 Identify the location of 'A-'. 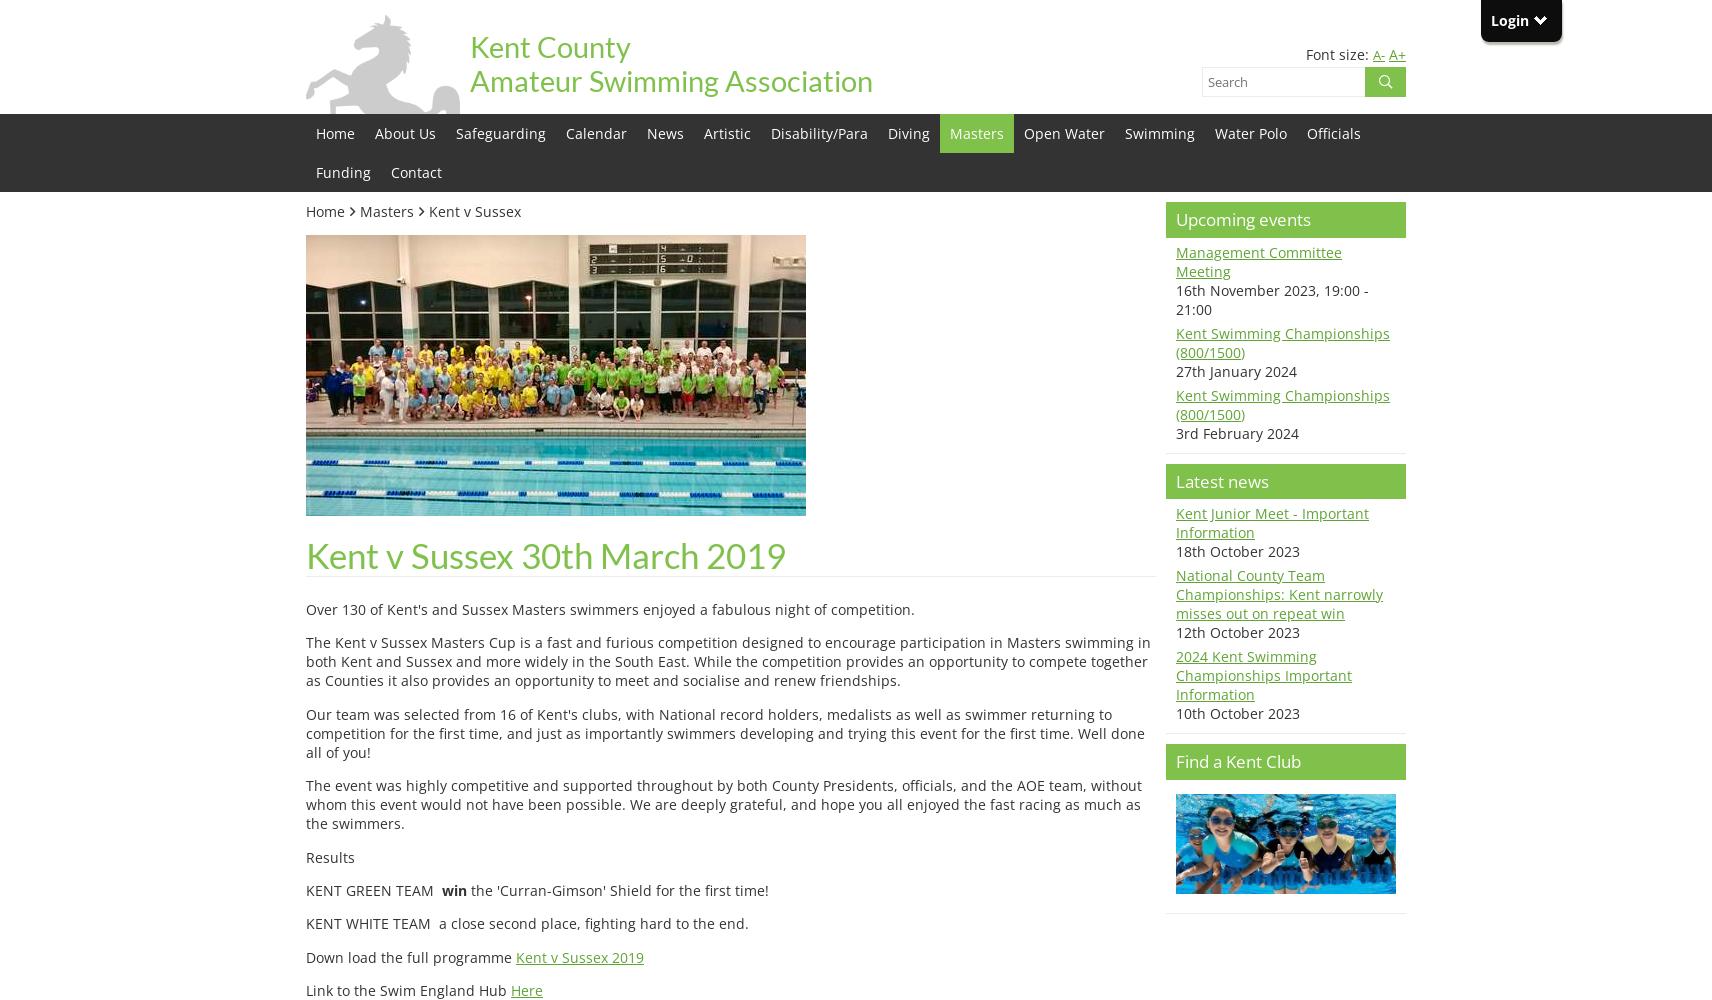
(1372, 55).